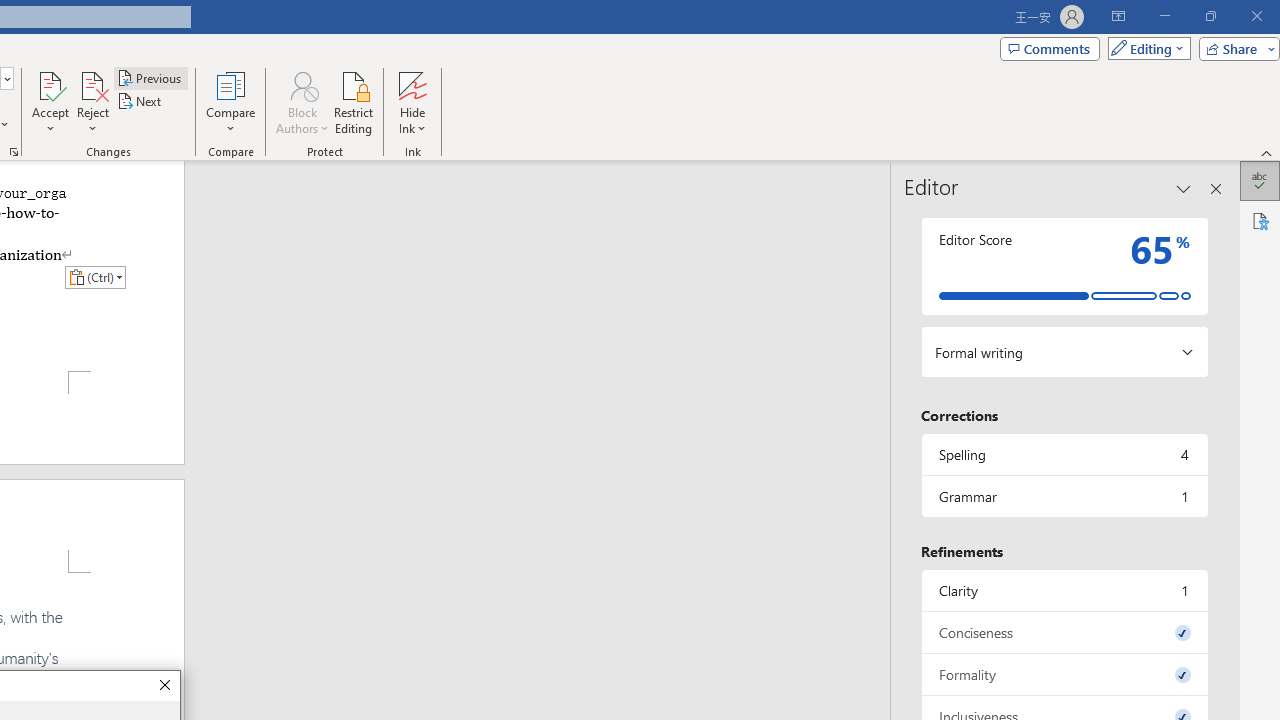  I want to click on 'Accessibility', so click(1259, 221).